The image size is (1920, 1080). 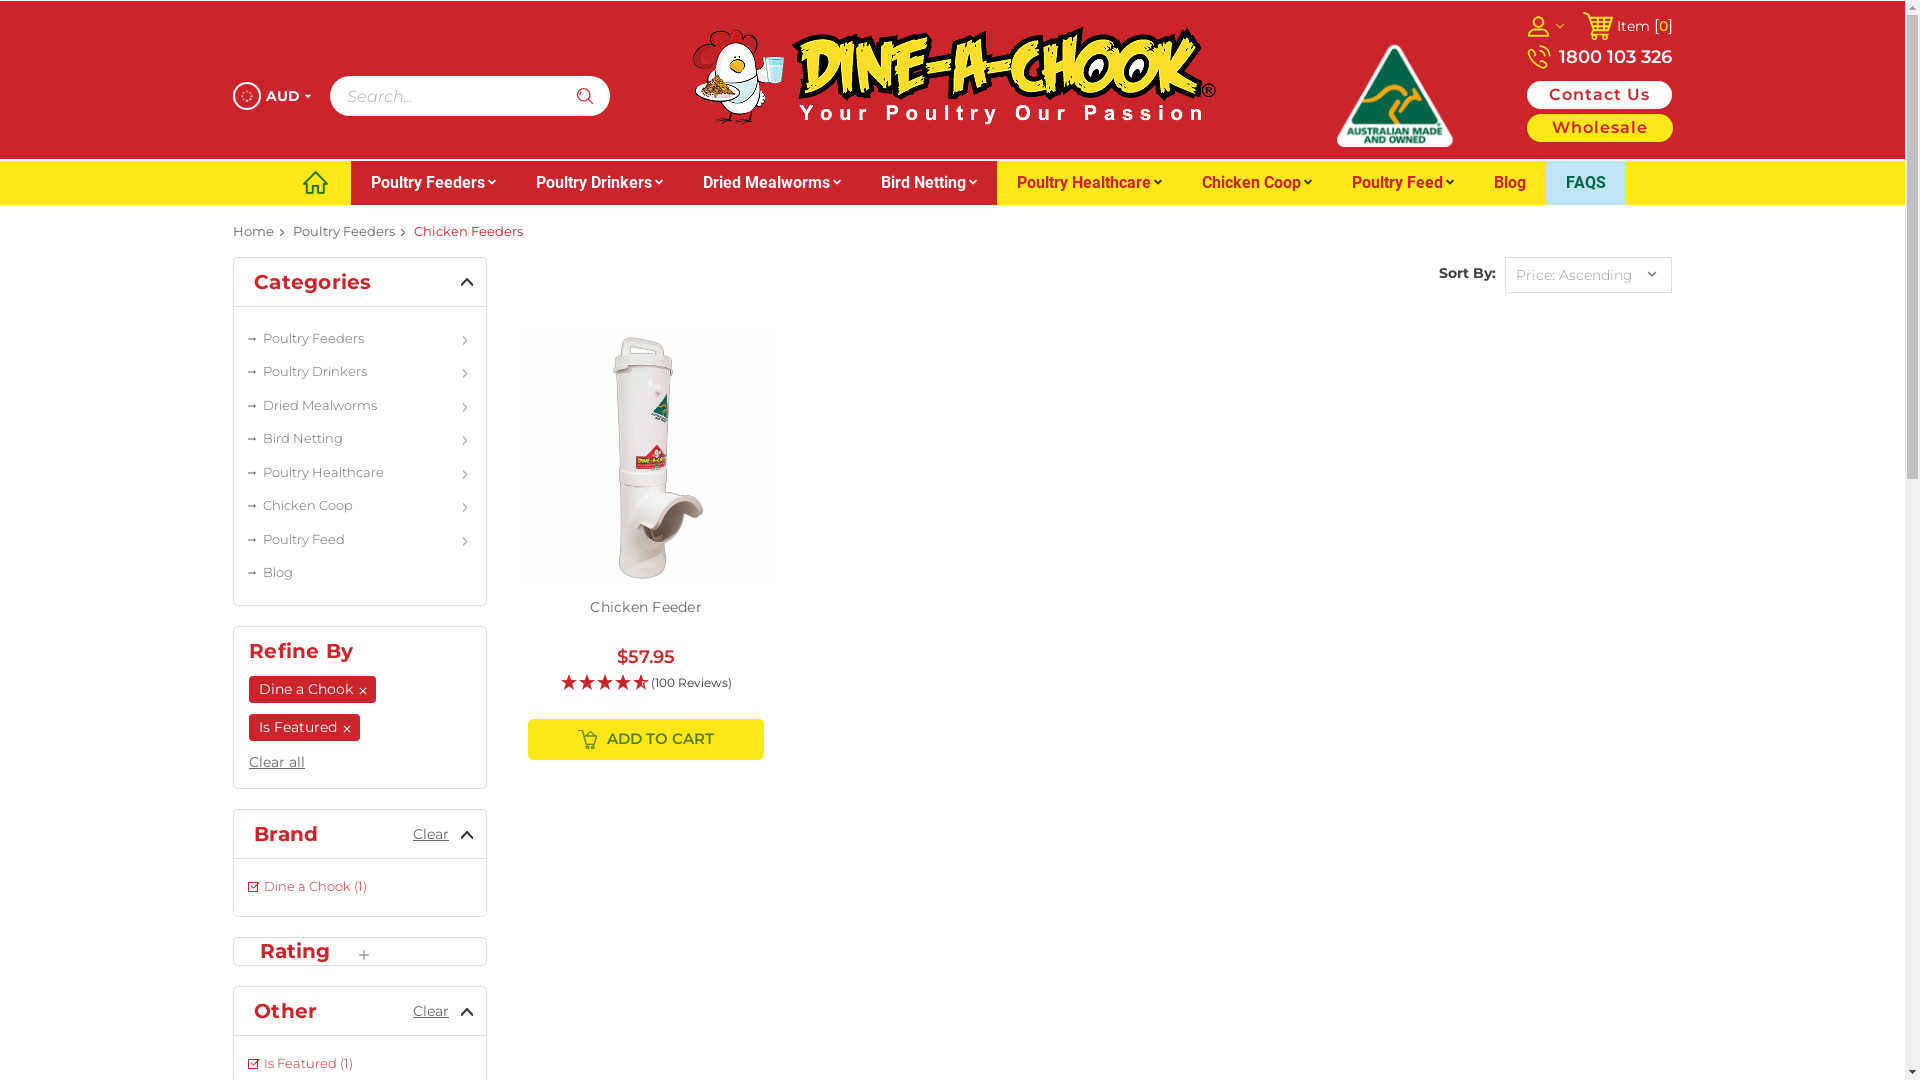 What do you see at coordinates (646, 458) in the screenshot?
I see `'Dine a Chook Chicken Feeder'` at bounding box center [646, 458].